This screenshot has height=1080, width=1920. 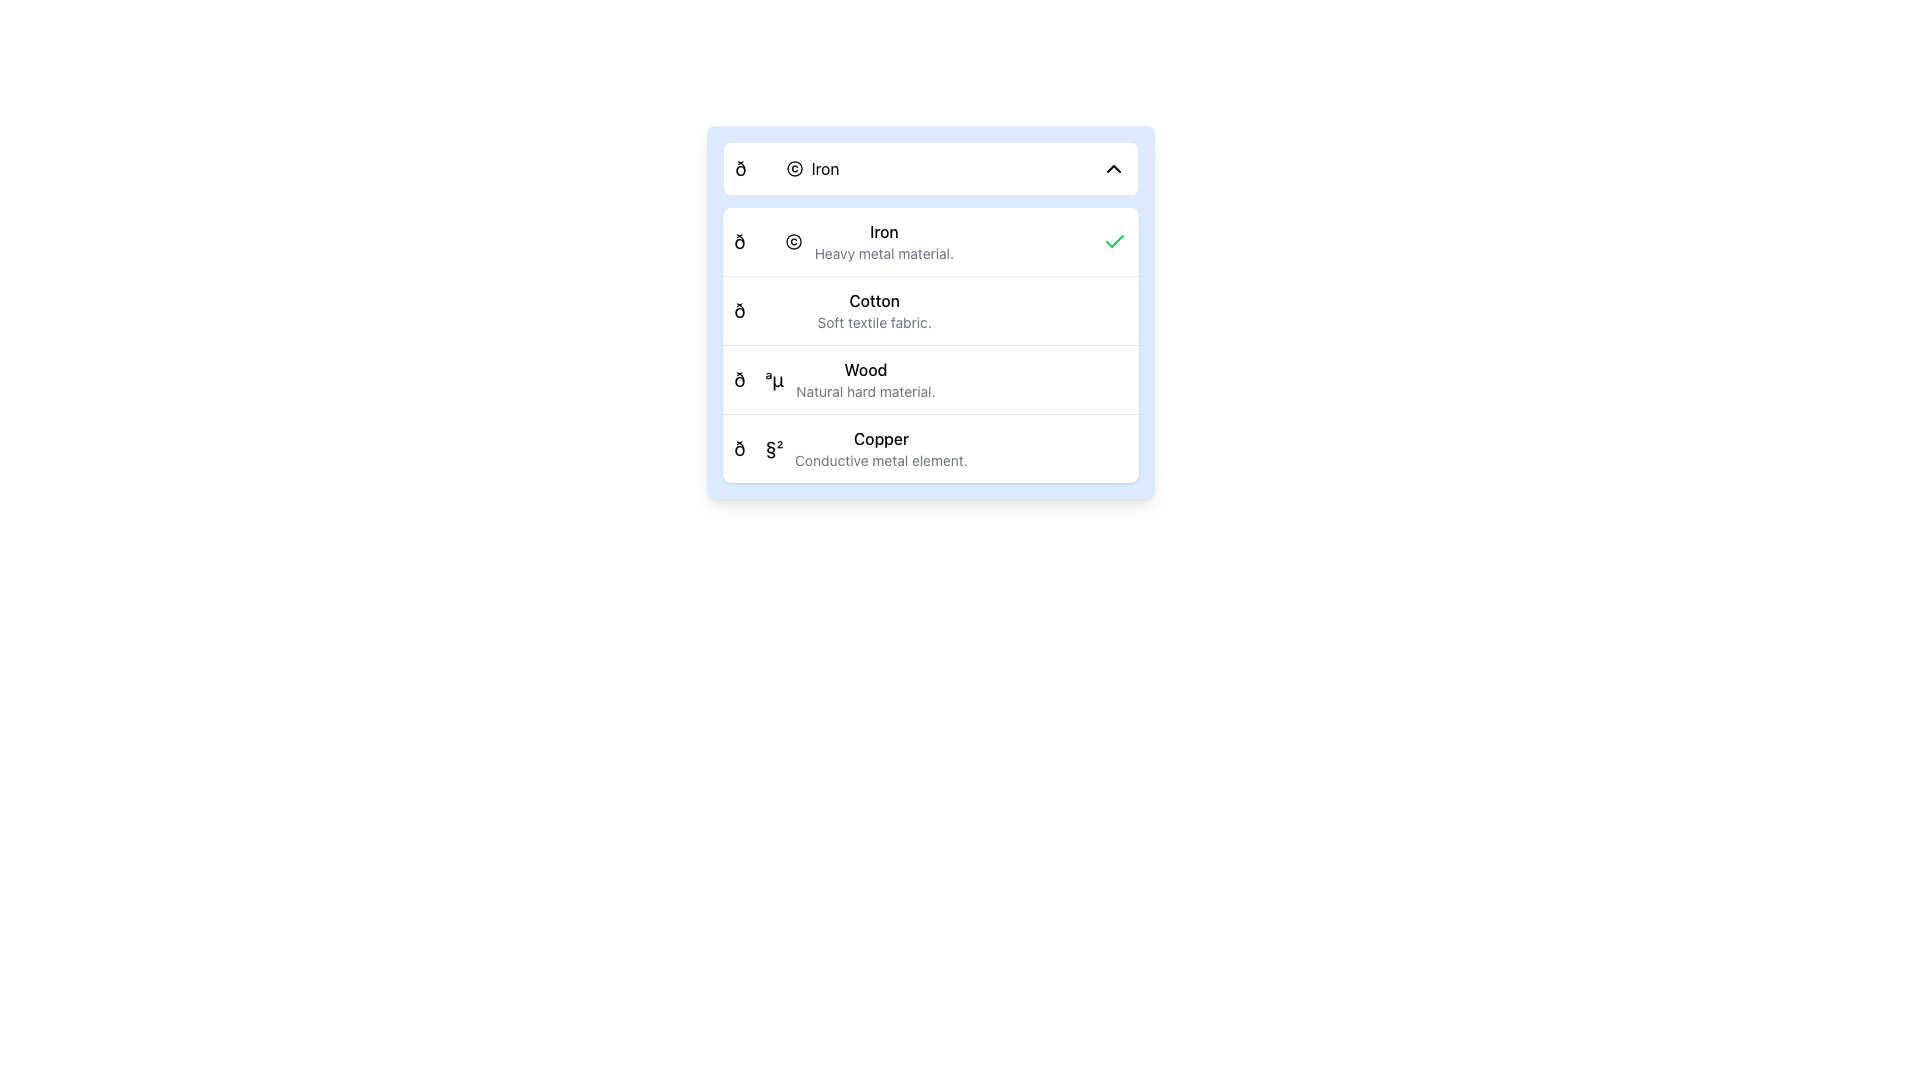 What do you see at coordinates (758, 380) in the screenshot?
I see `the Text icon representing 'Wood' located to the left of the text 'Wood' and its description 'Natural hard material.'` at bounding box center [758, 380].